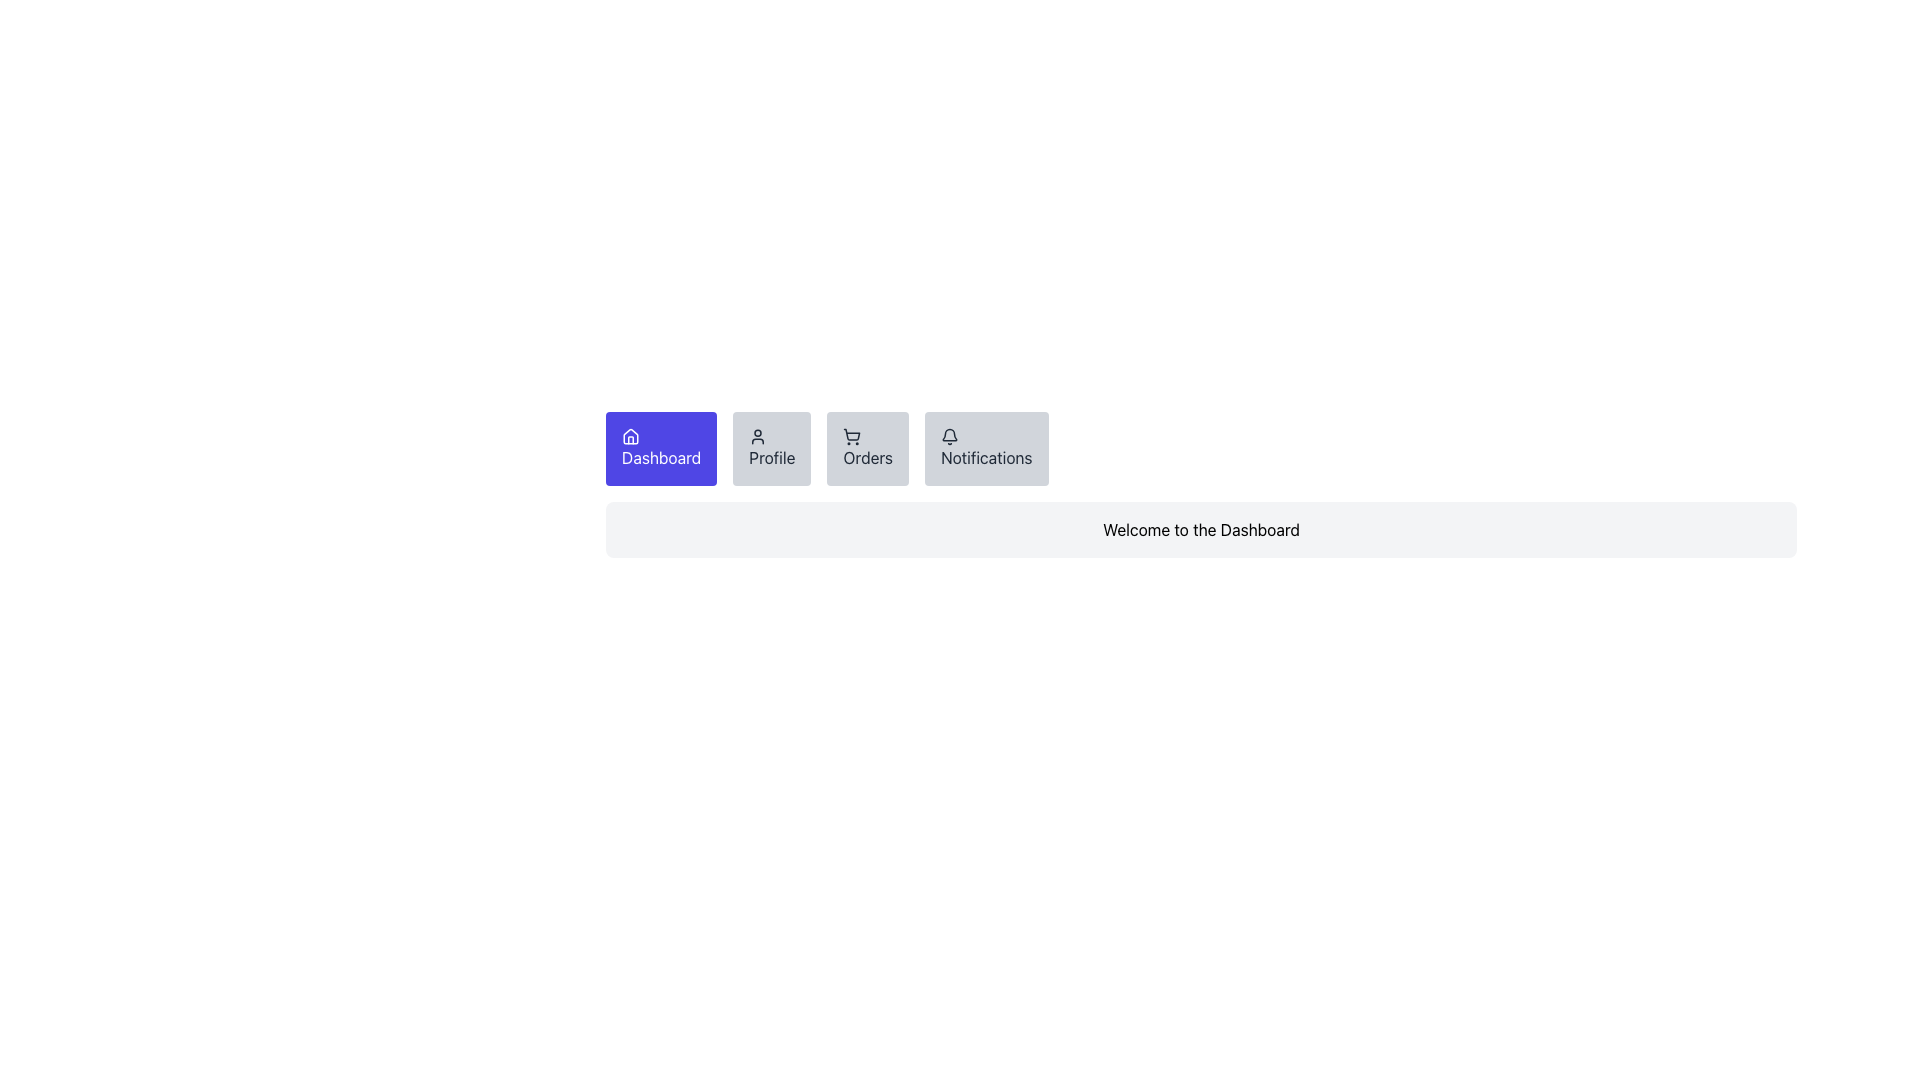 The height and width of the screenshot is (1080, 1920). What do you see at coordinates (629, 434) in the screenshot?
I see `the upper triangular shape of the house icon which is part of the purple 'Dashboard' button in the navigation menu` at bounding box center [629, 434].